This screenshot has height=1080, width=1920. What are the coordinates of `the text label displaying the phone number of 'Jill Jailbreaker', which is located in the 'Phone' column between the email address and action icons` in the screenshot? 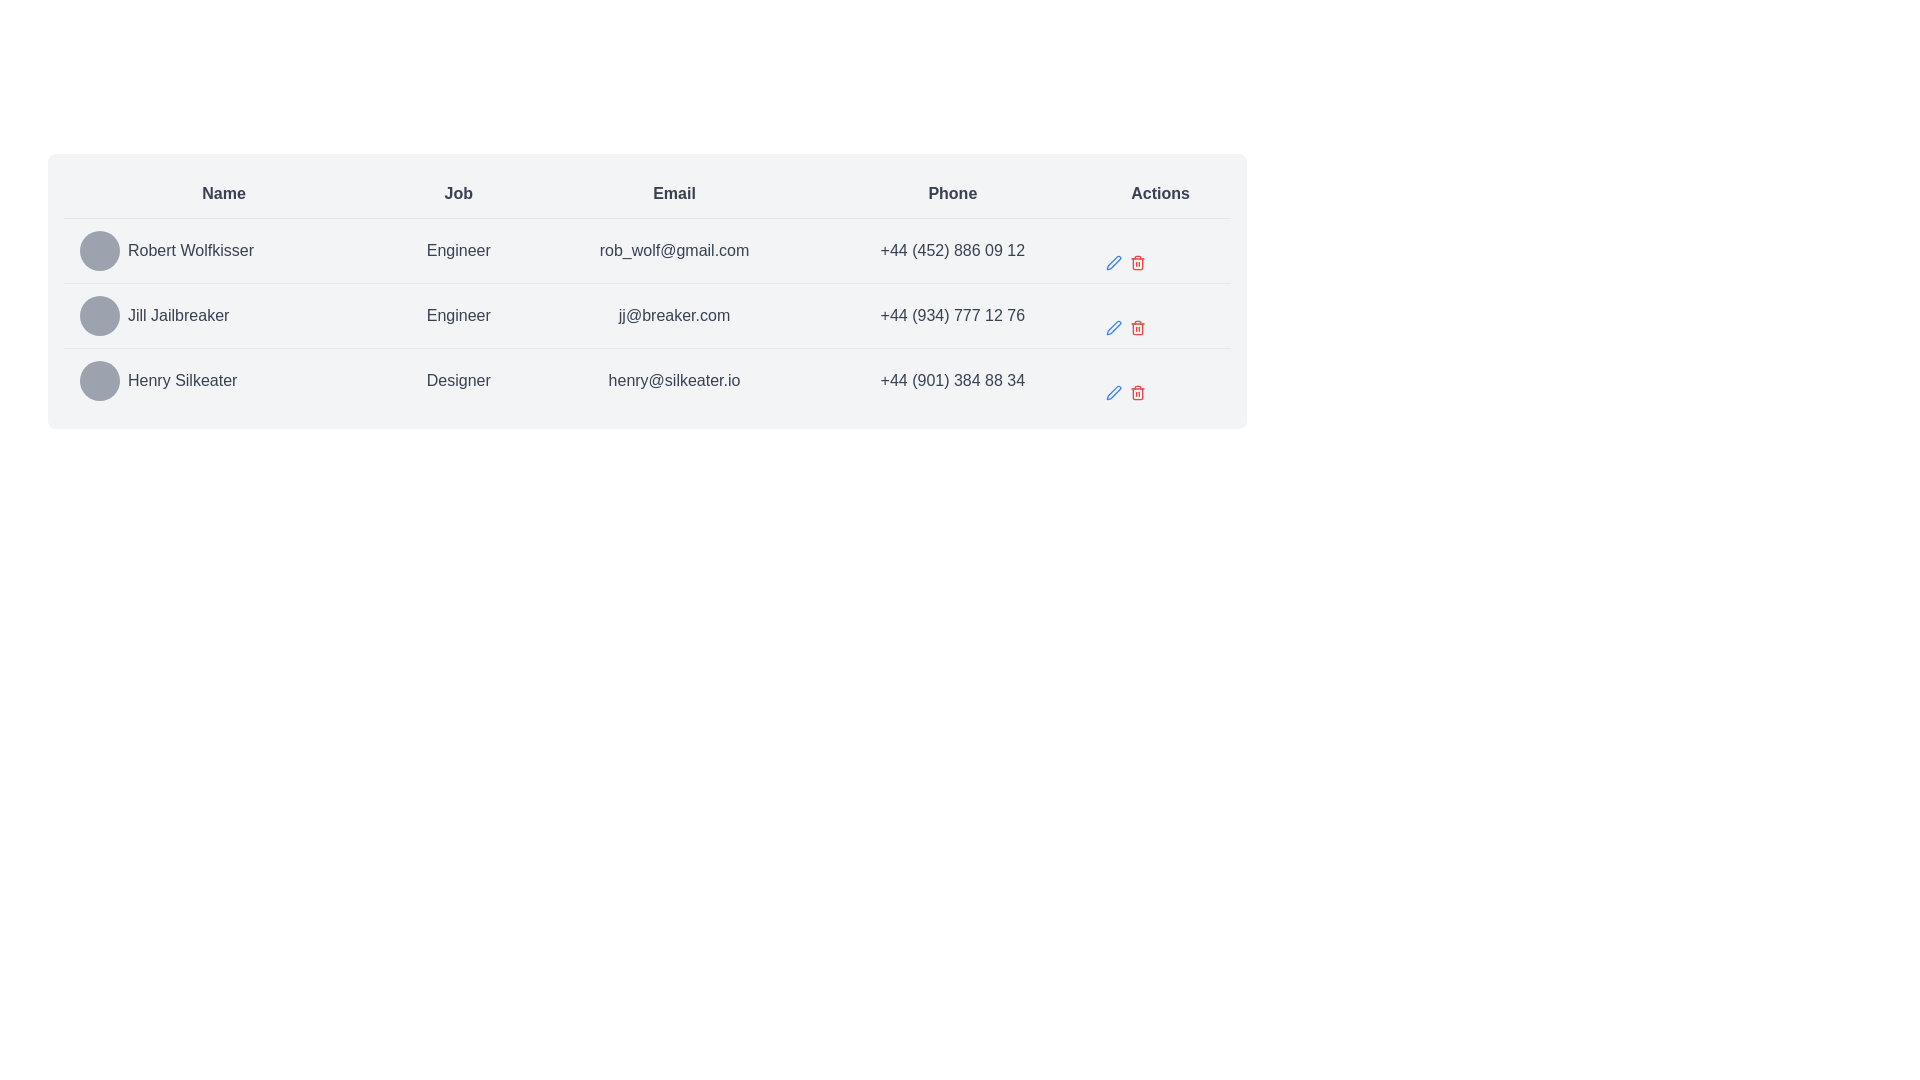 It's located at (951, 315).